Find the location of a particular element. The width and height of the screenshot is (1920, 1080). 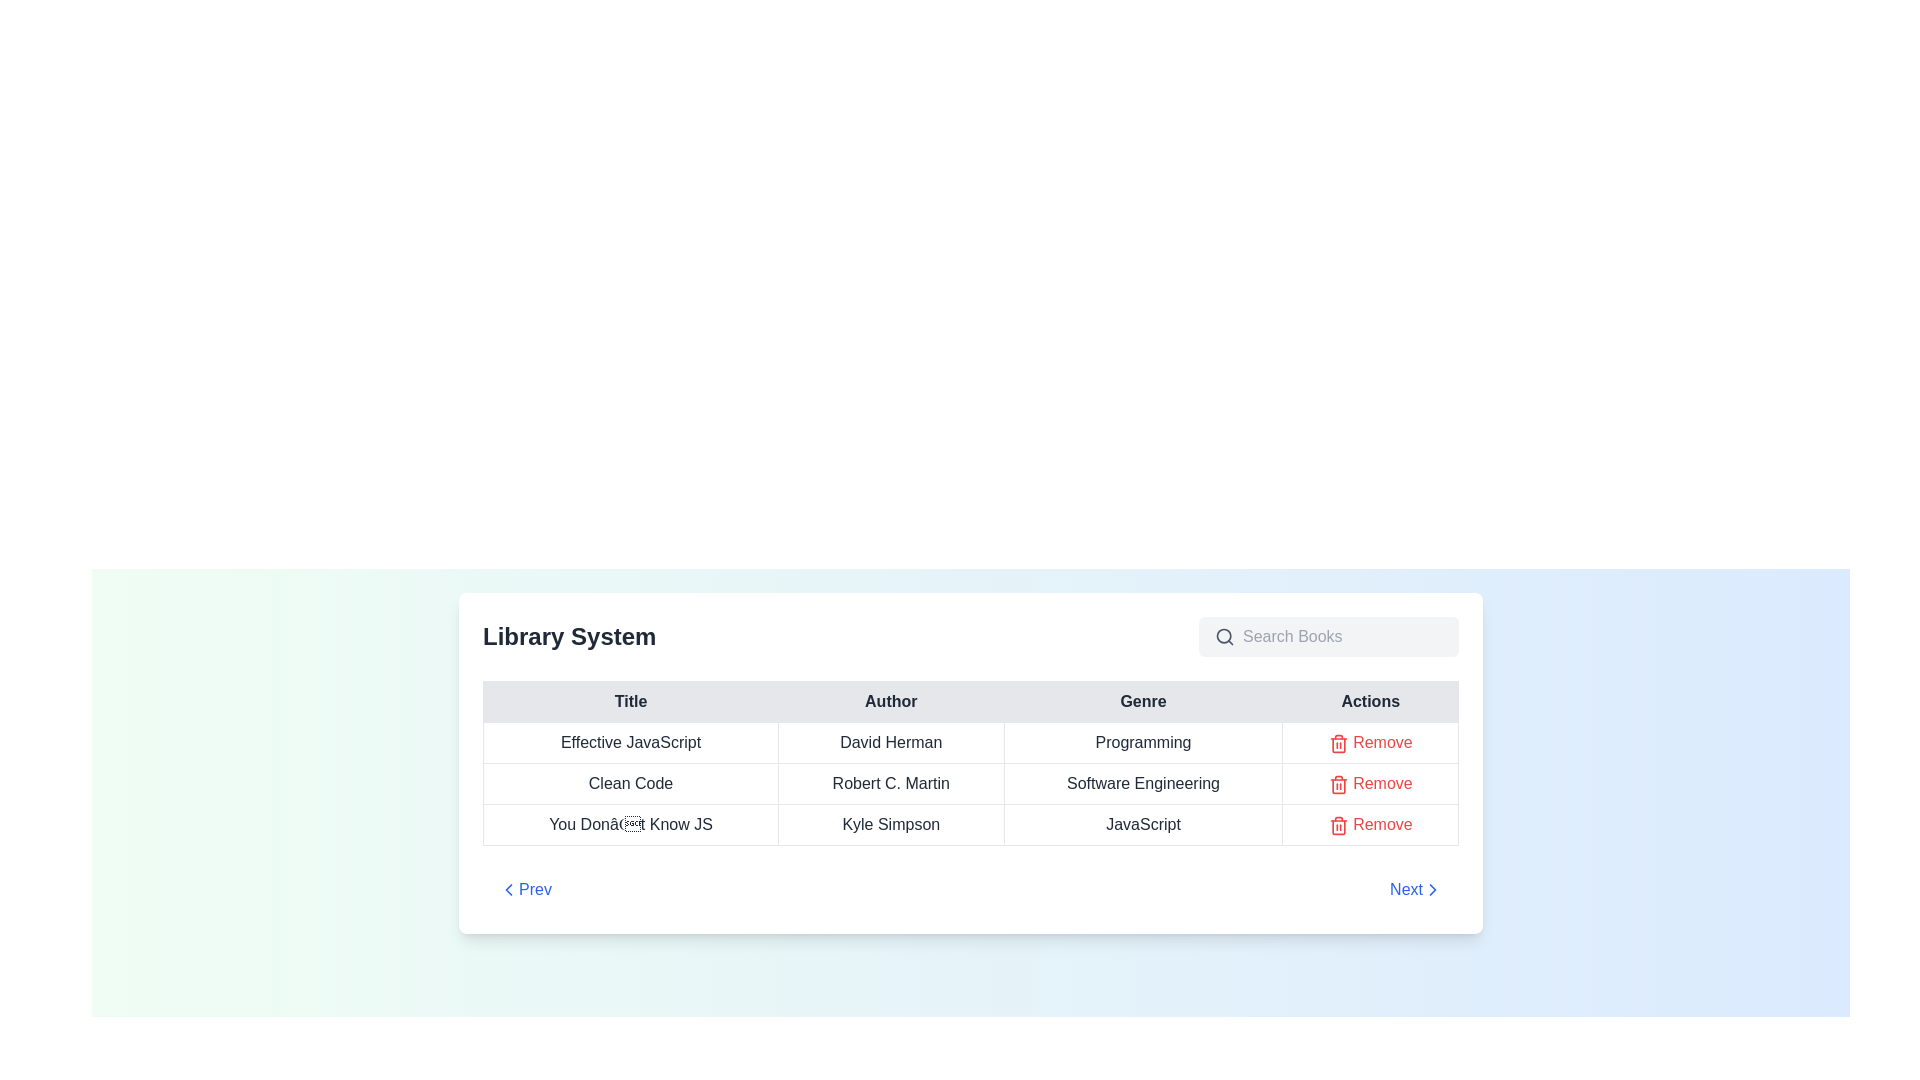

the left-pointing arrow icon labeled 'Prev' located at the bottom-left corner of the navigation control is located at coordinates (508, 889).